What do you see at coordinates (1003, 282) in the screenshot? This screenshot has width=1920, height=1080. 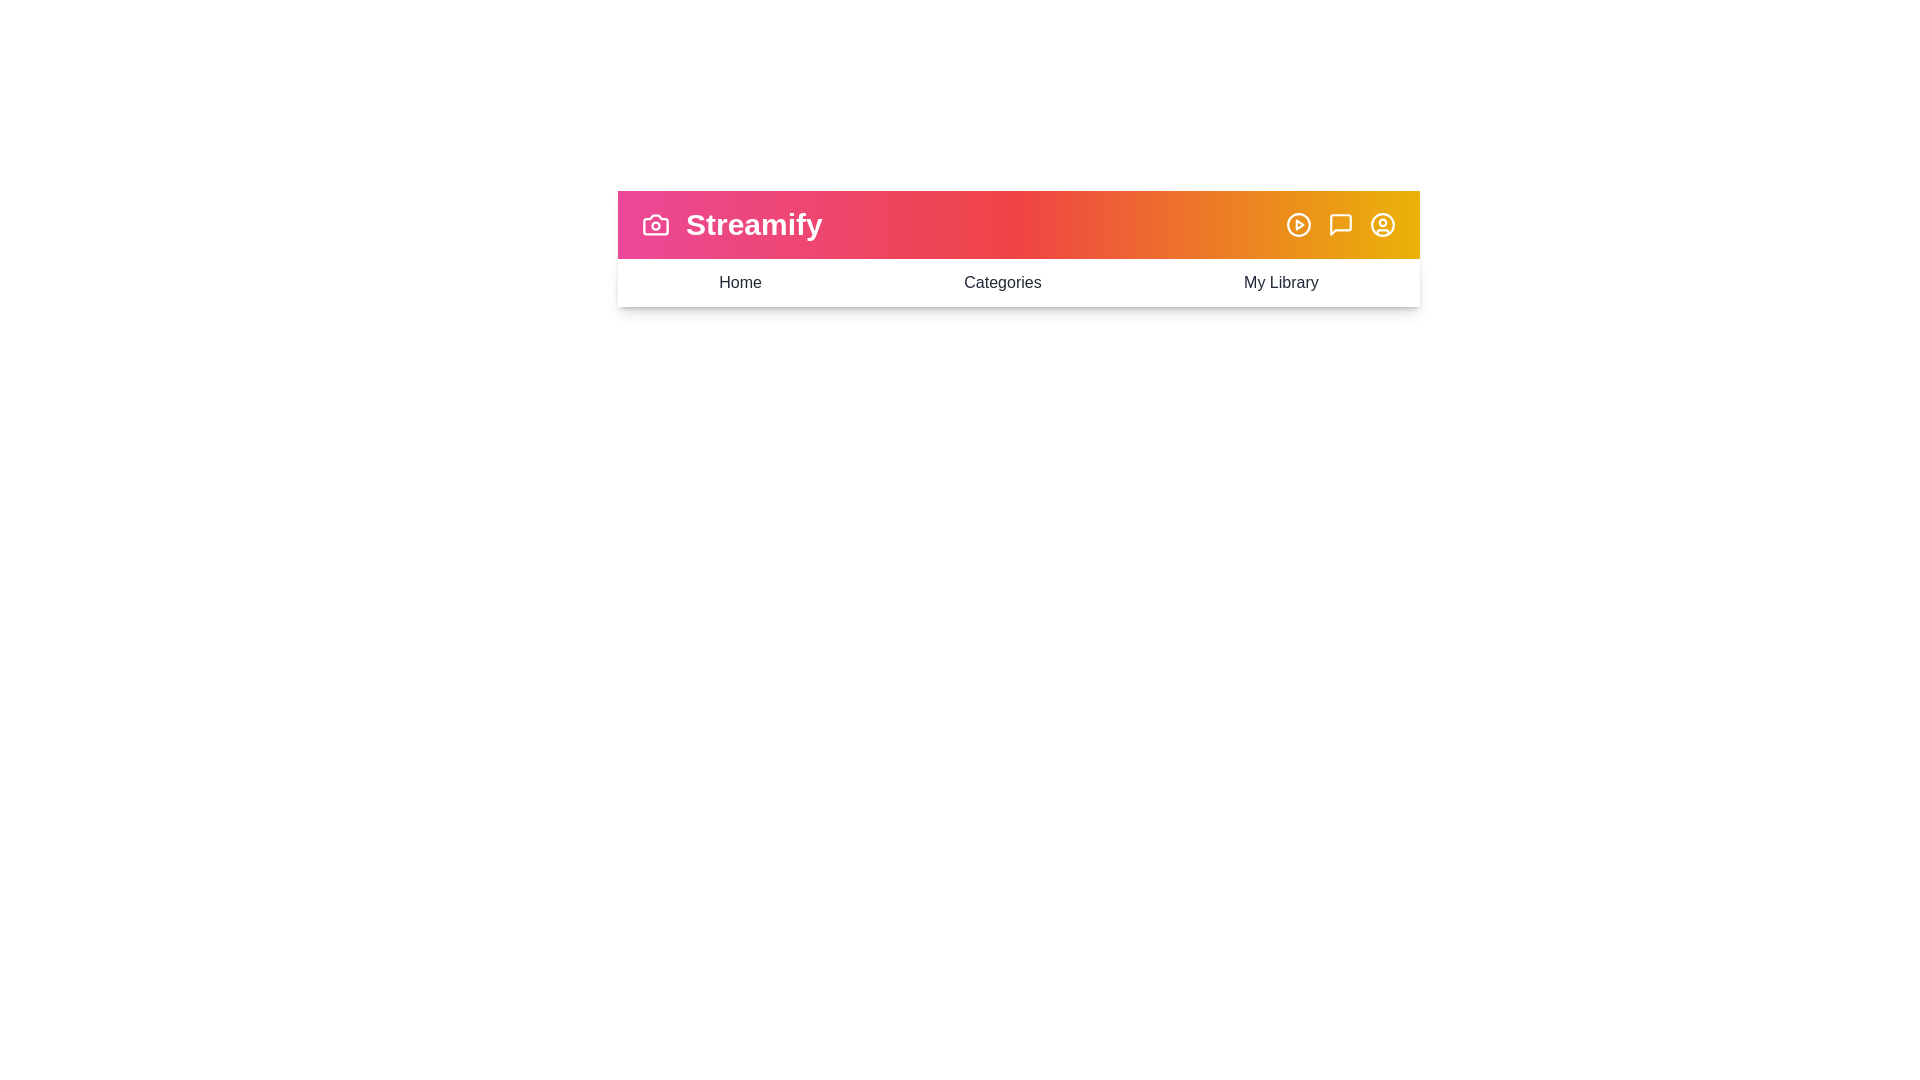 I see `the menu item labeled 'Categories'` at bounding box center [1003, 282].